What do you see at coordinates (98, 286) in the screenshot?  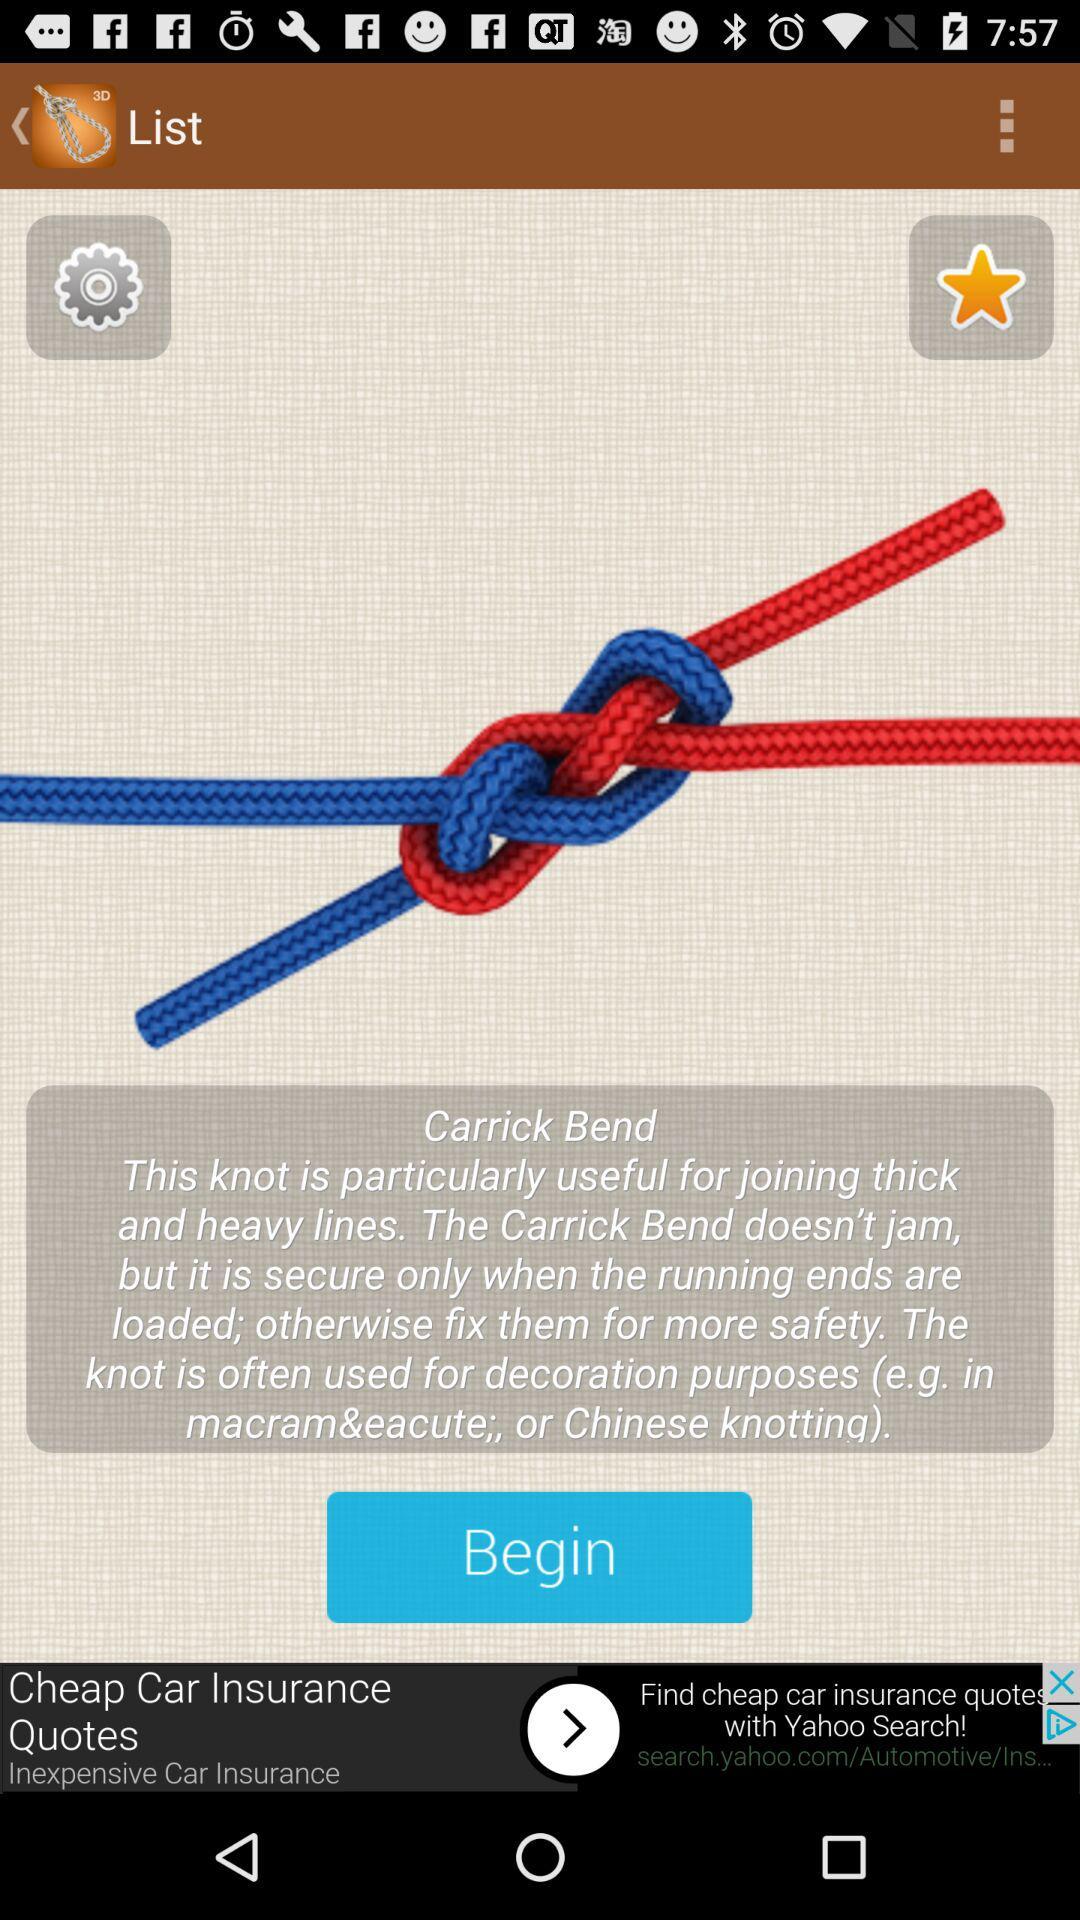 I see `app setting` at bounding box center [98, 286].